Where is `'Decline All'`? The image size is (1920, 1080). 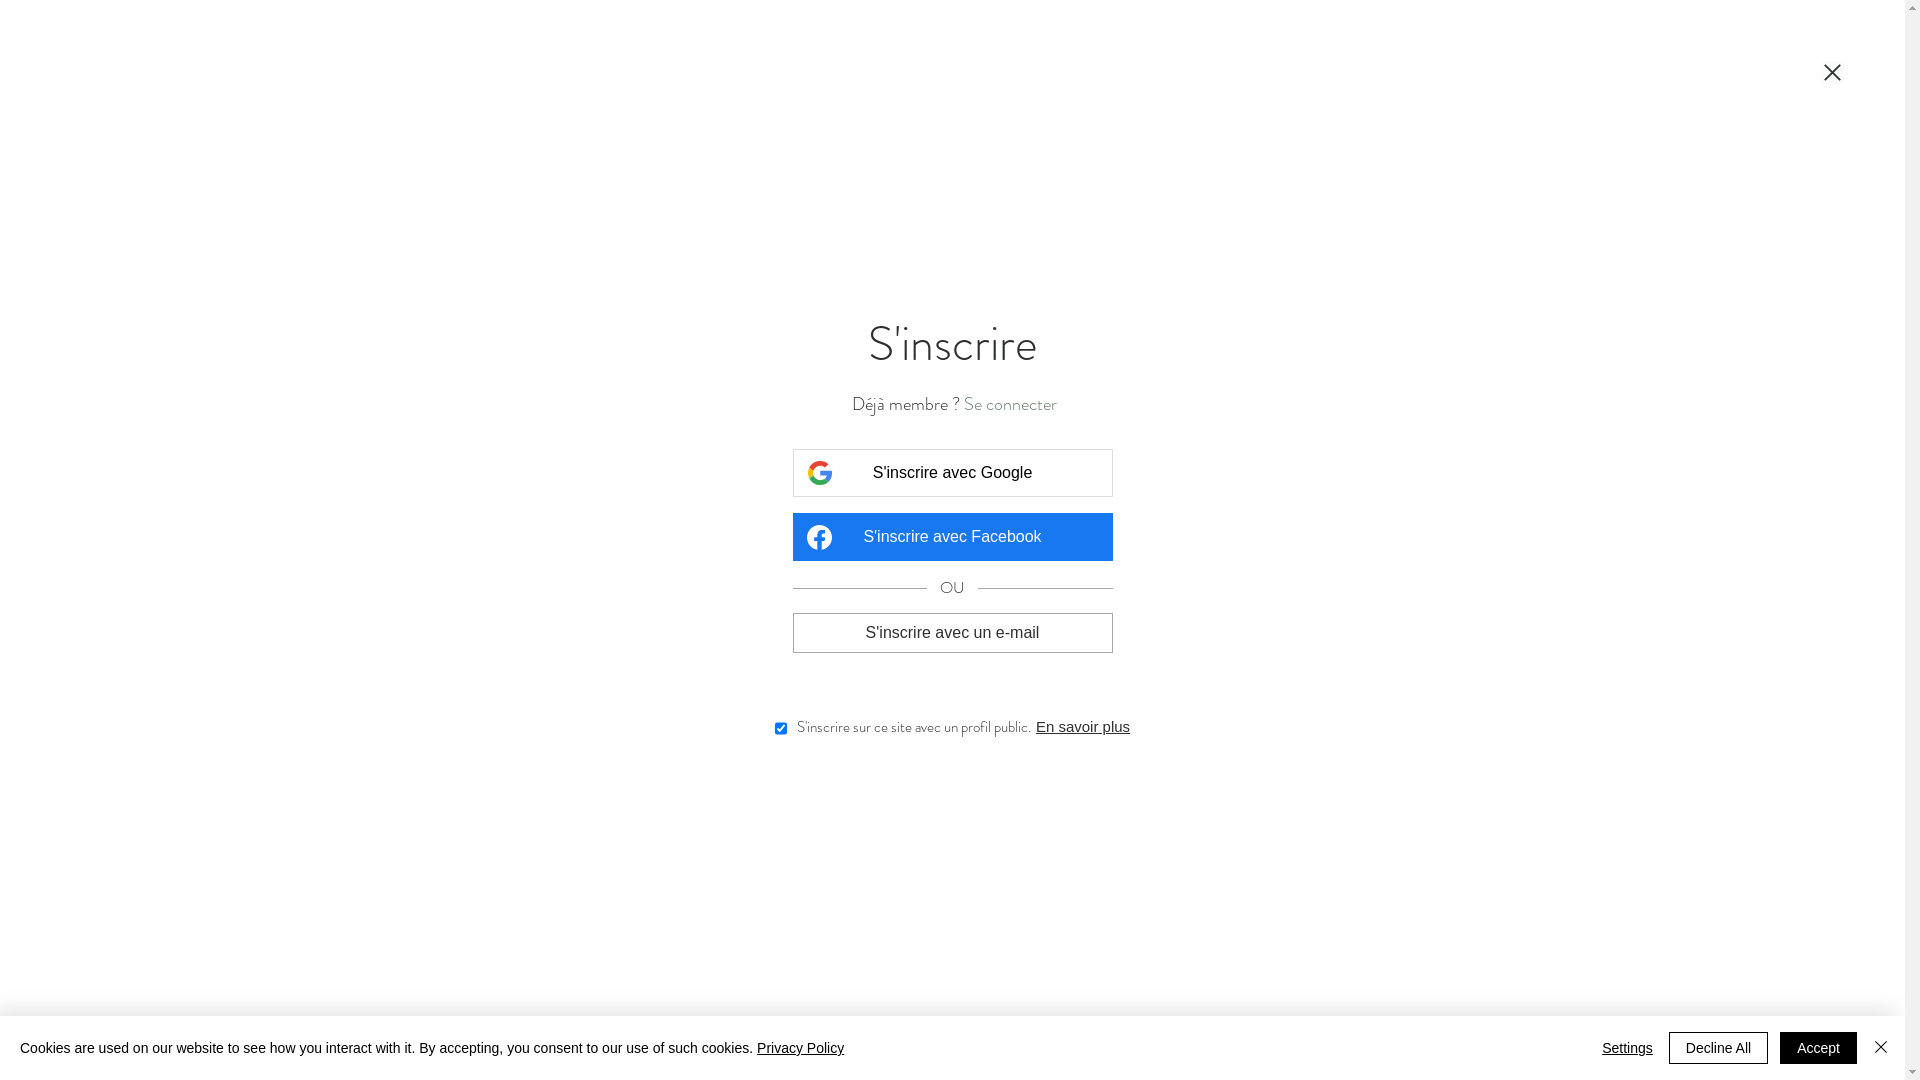 'Decline All' is located at coordinates (1717, 1047).